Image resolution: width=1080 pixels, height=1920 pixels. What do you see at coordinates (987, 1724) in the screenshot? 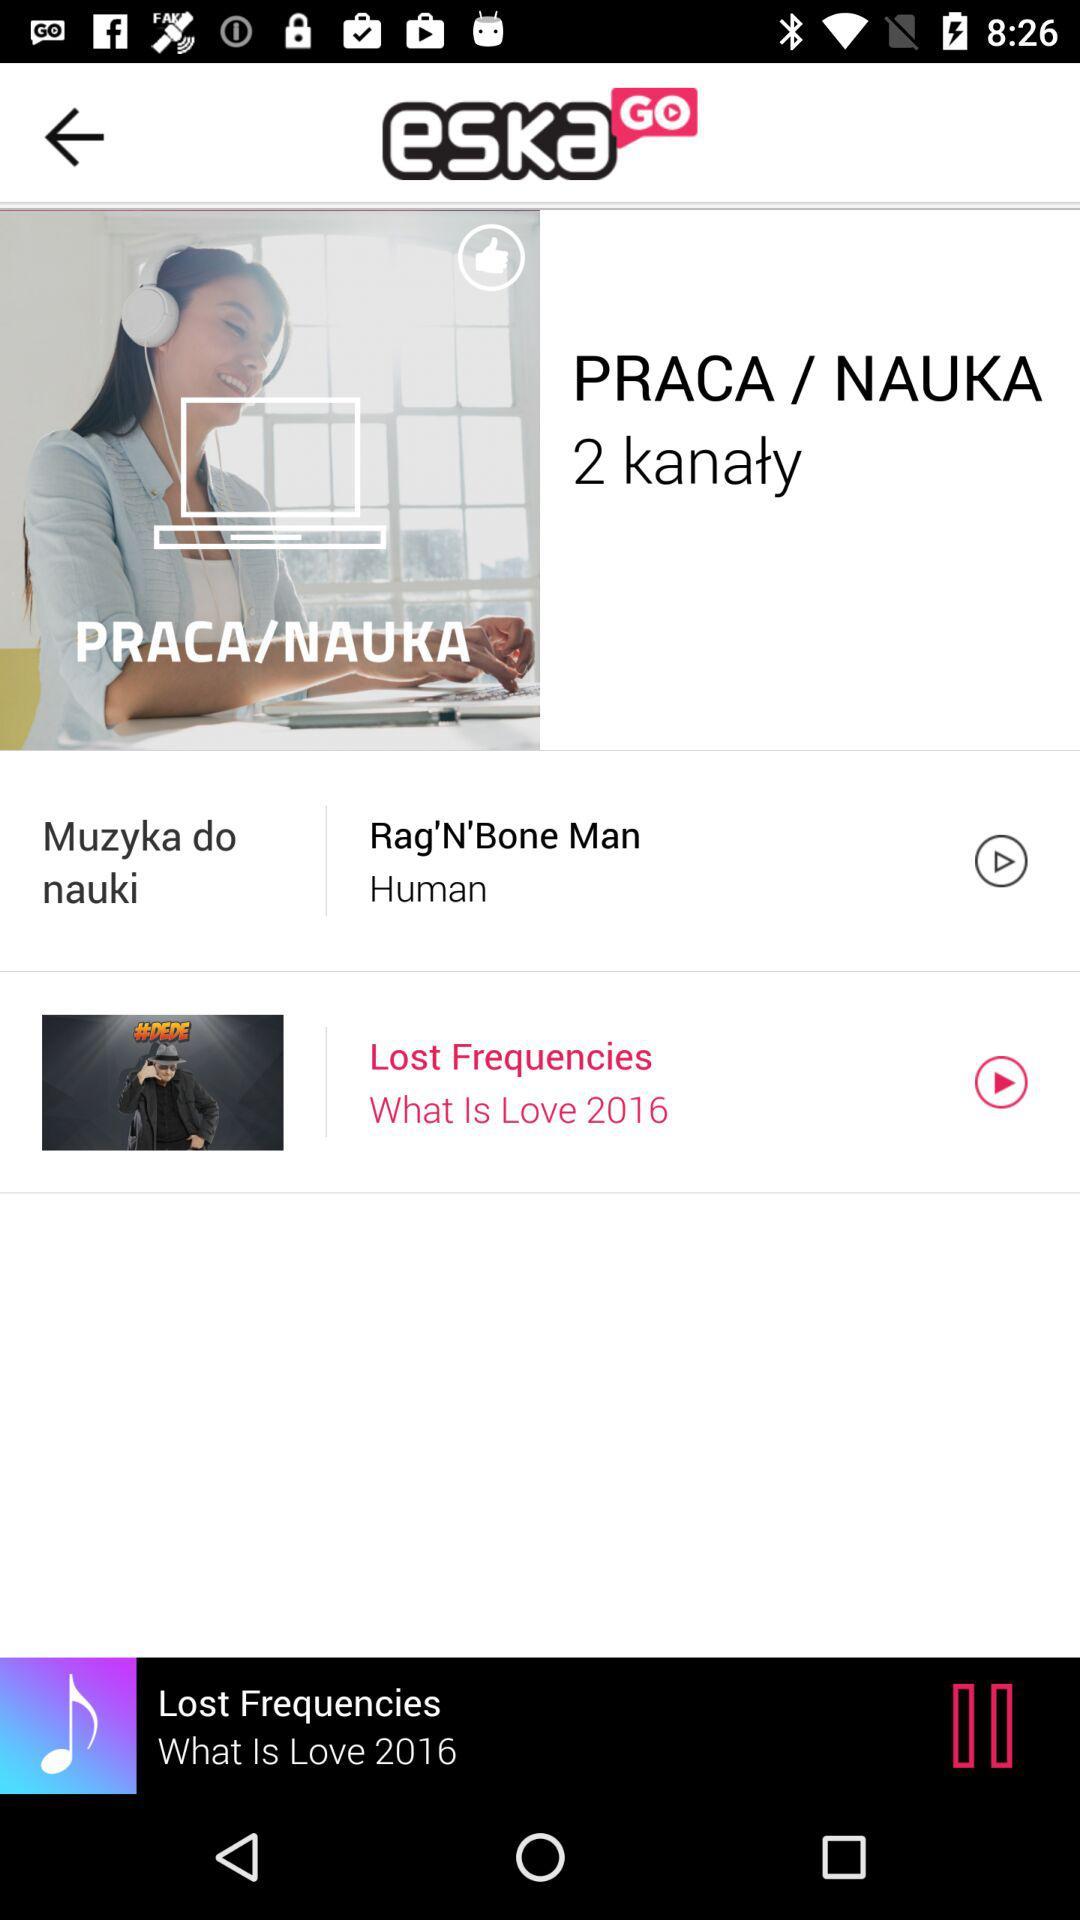
I see `the icon at the bottom right corner` at bounding box center [987, 1724].